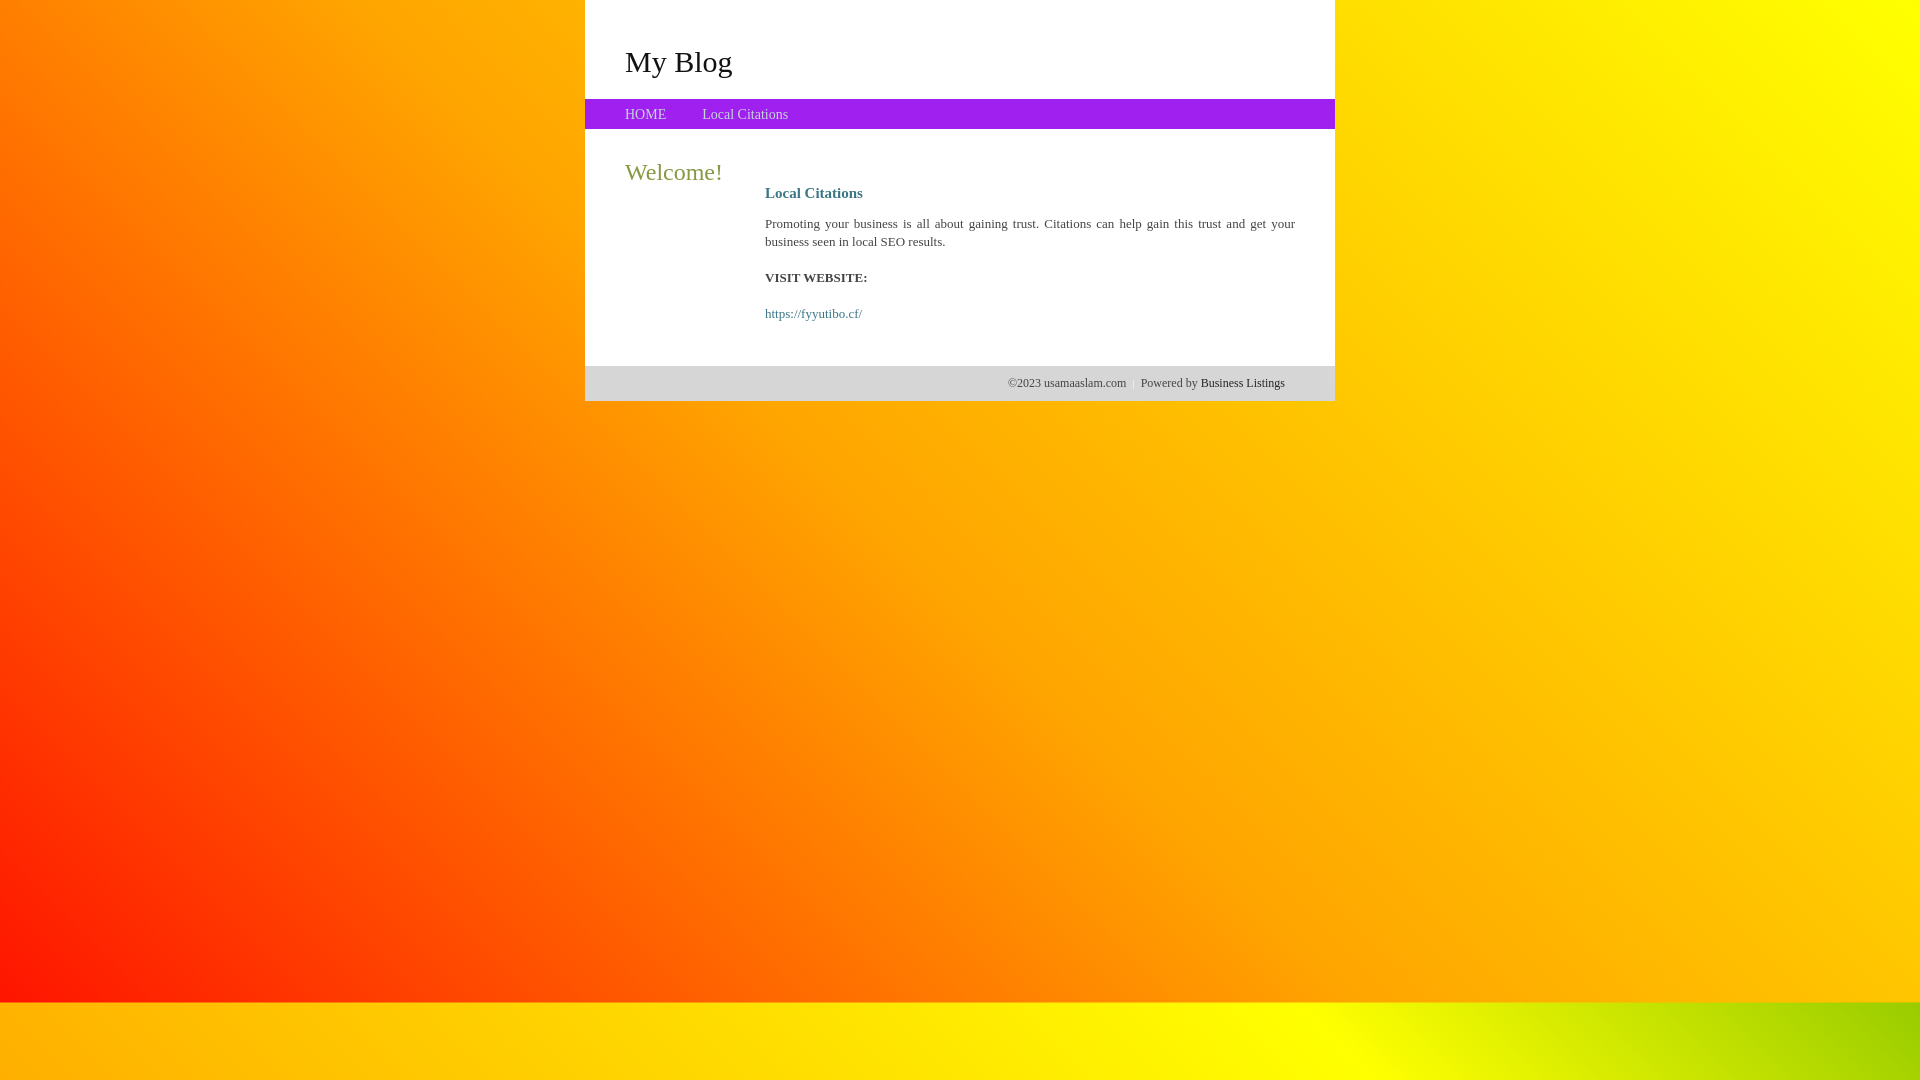 This screenshot has height=1080, width=1920. Describe the element at coordinates (813, 313) in the screenshot. I see `'https://fyyutibo.cf/'` at that location.